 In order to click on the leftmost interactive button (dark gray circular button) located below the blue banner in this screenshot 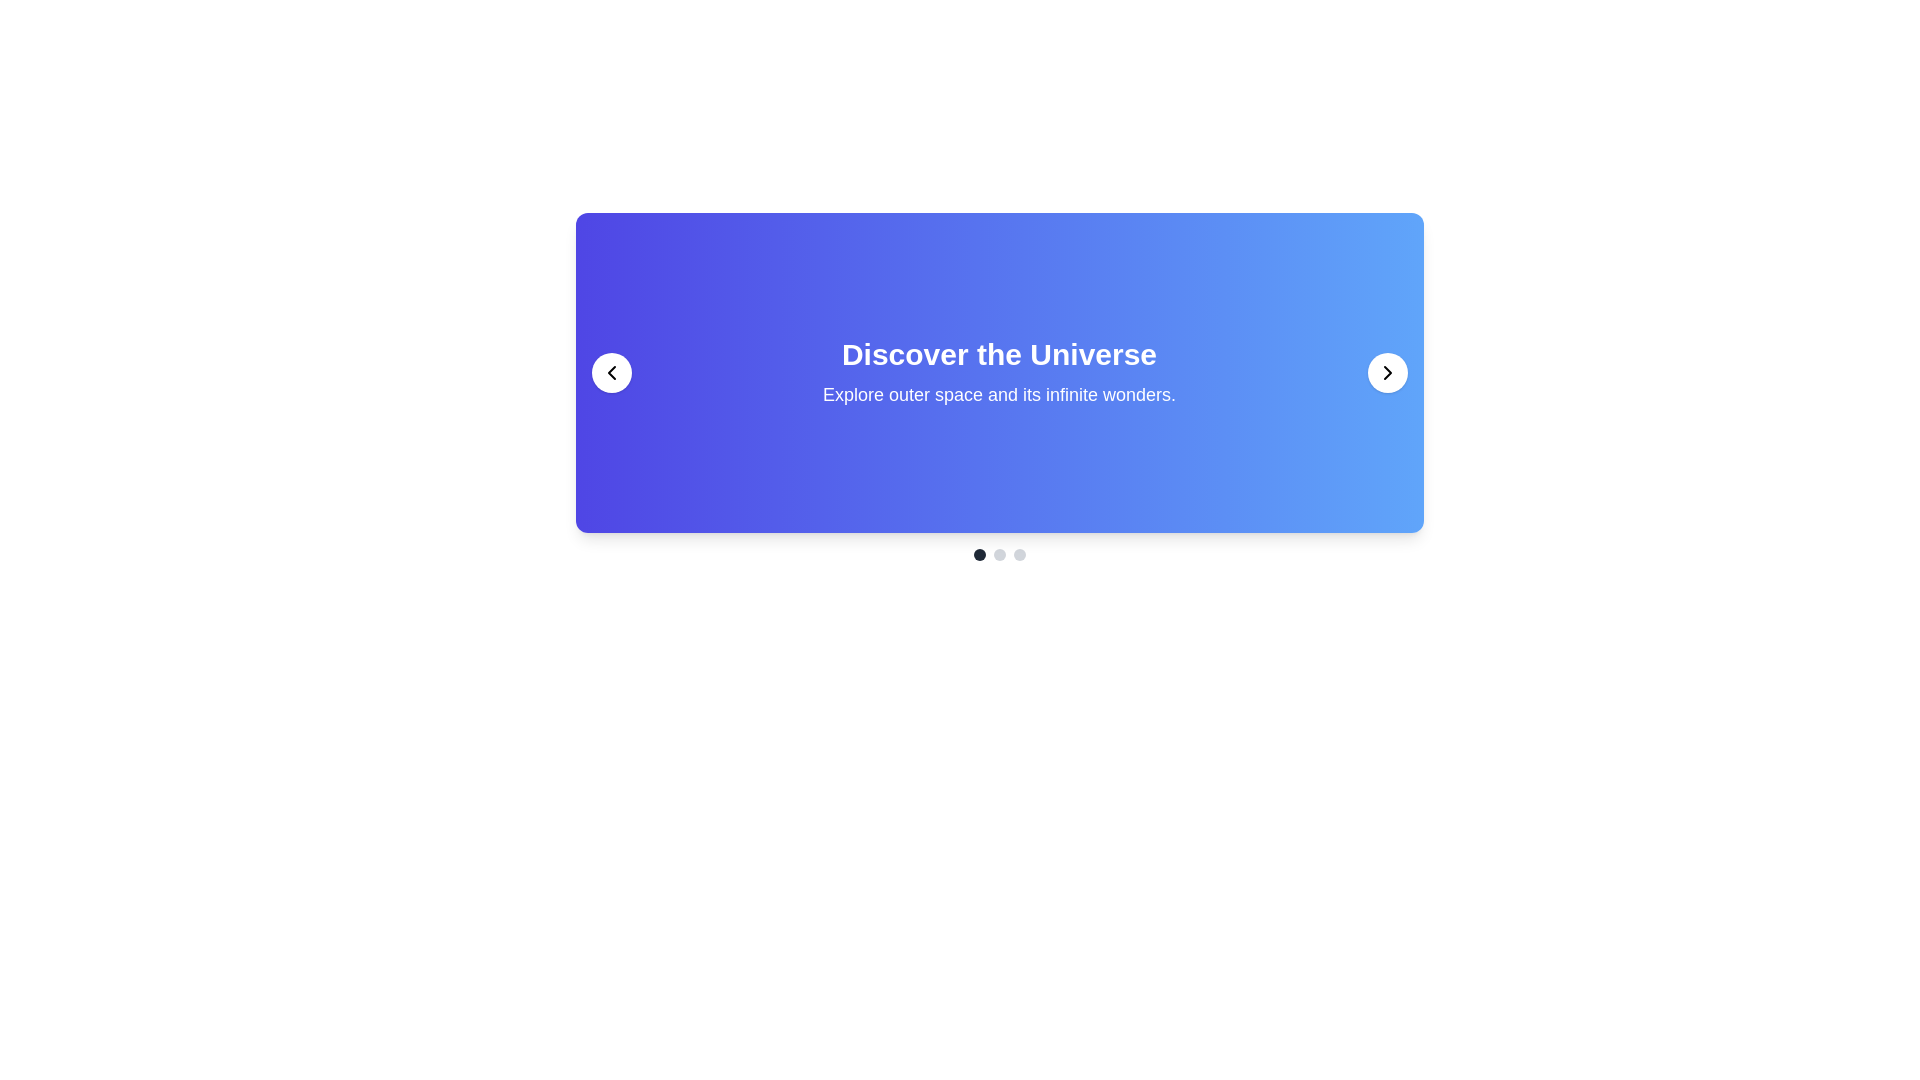, I will do `click(979, 555)`.